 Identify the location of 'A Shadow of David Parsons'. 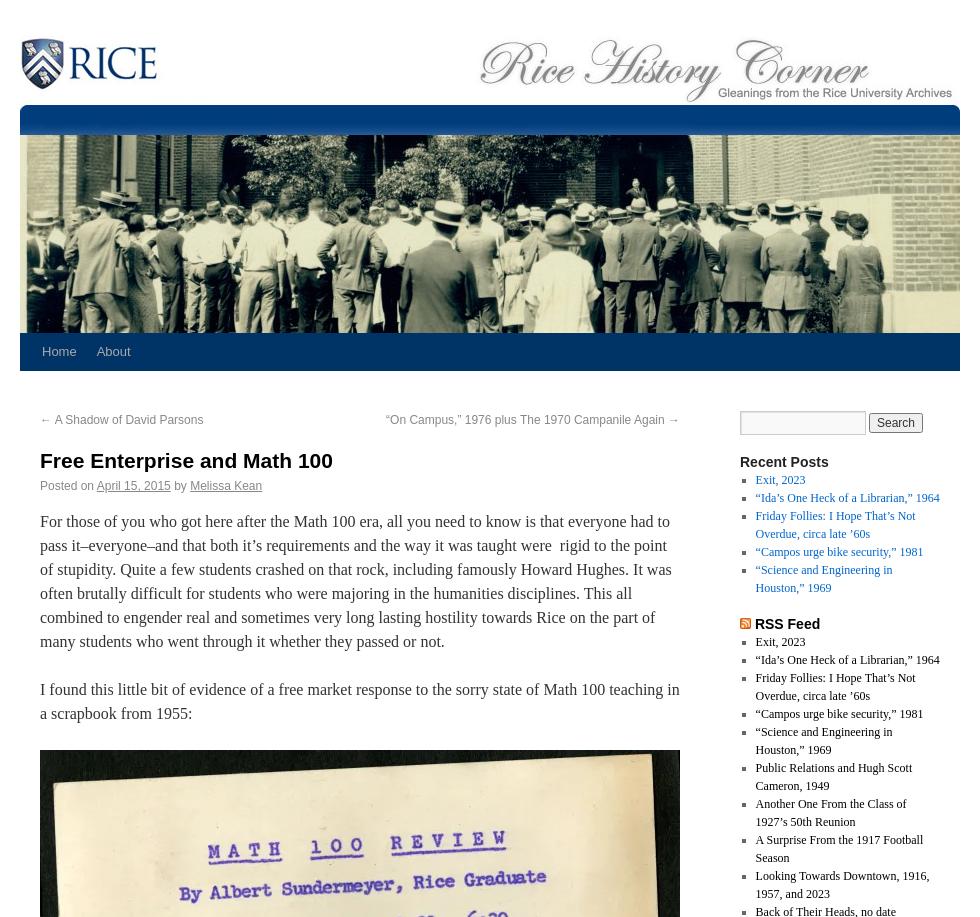
(127, 419).